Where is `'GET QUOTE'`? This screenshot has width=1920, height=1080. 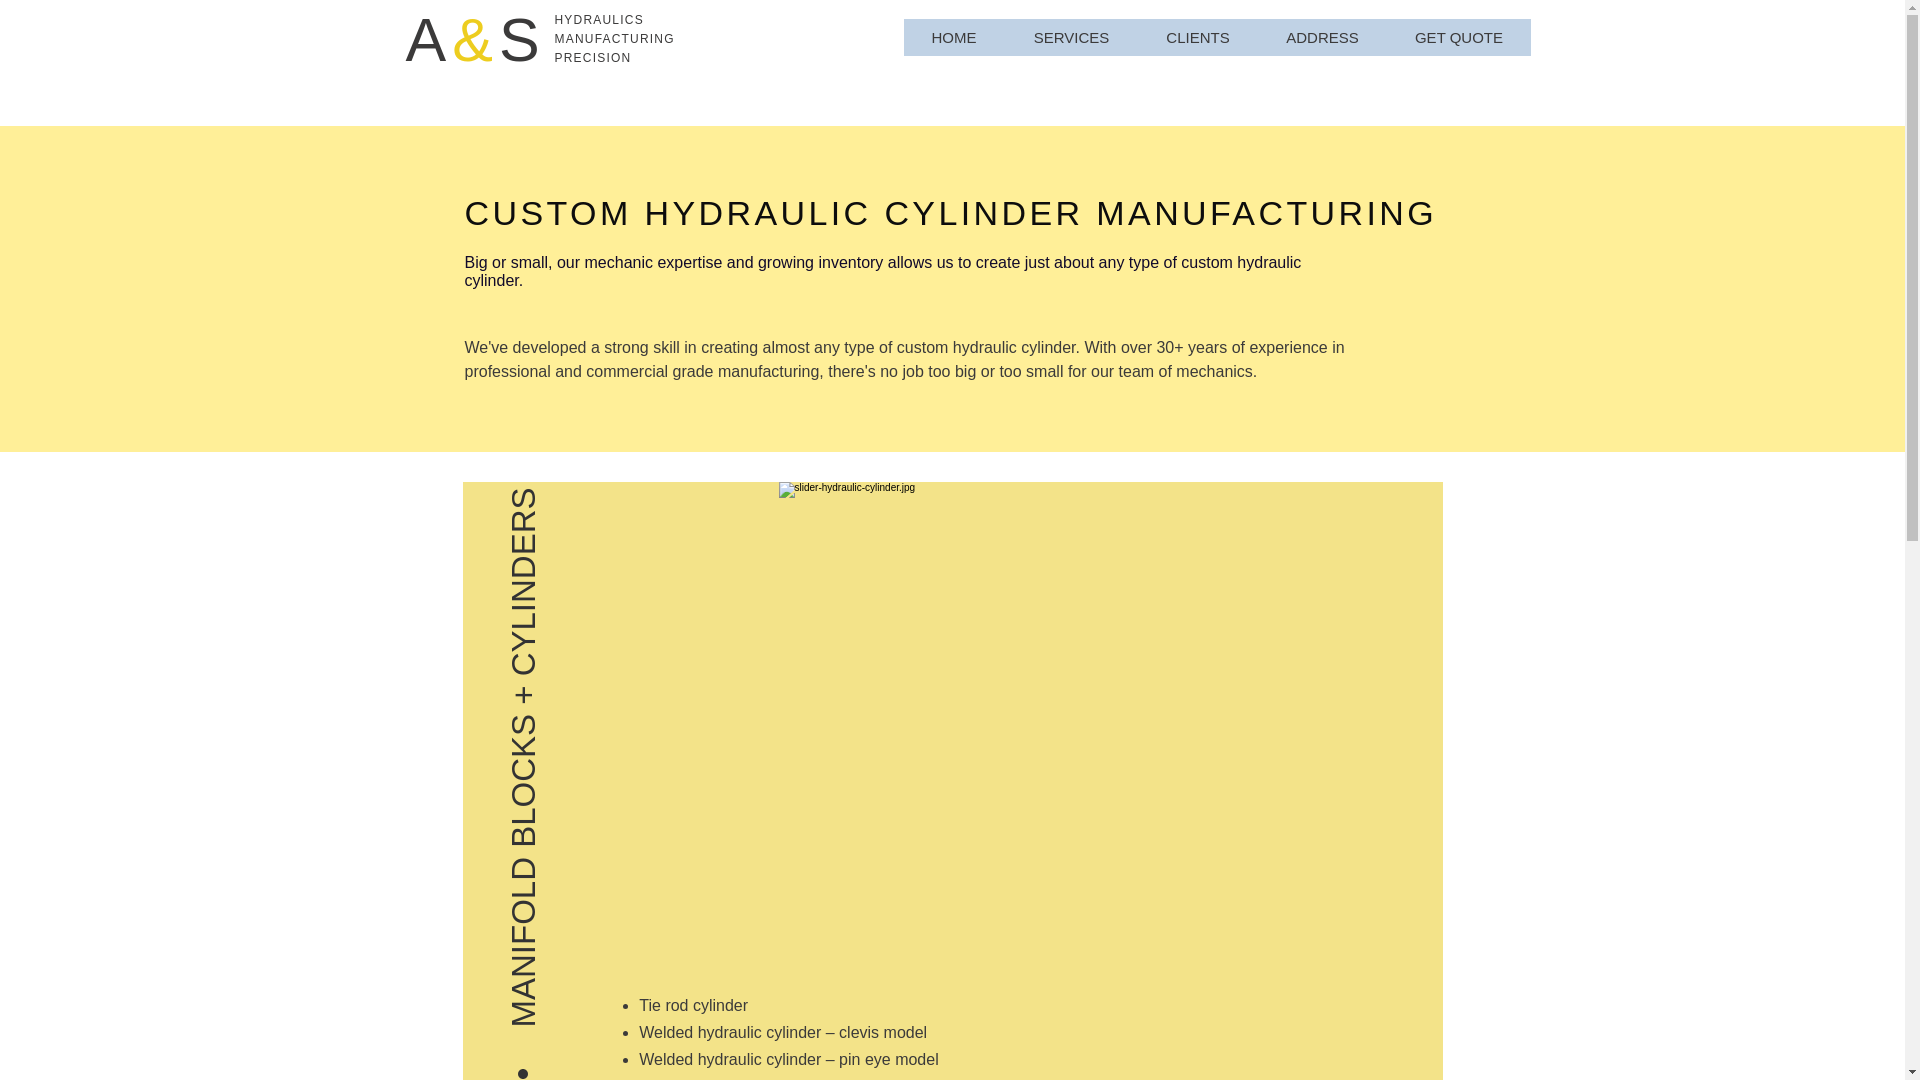
'GET QUOTE' is located at coordinates (1458, 37).